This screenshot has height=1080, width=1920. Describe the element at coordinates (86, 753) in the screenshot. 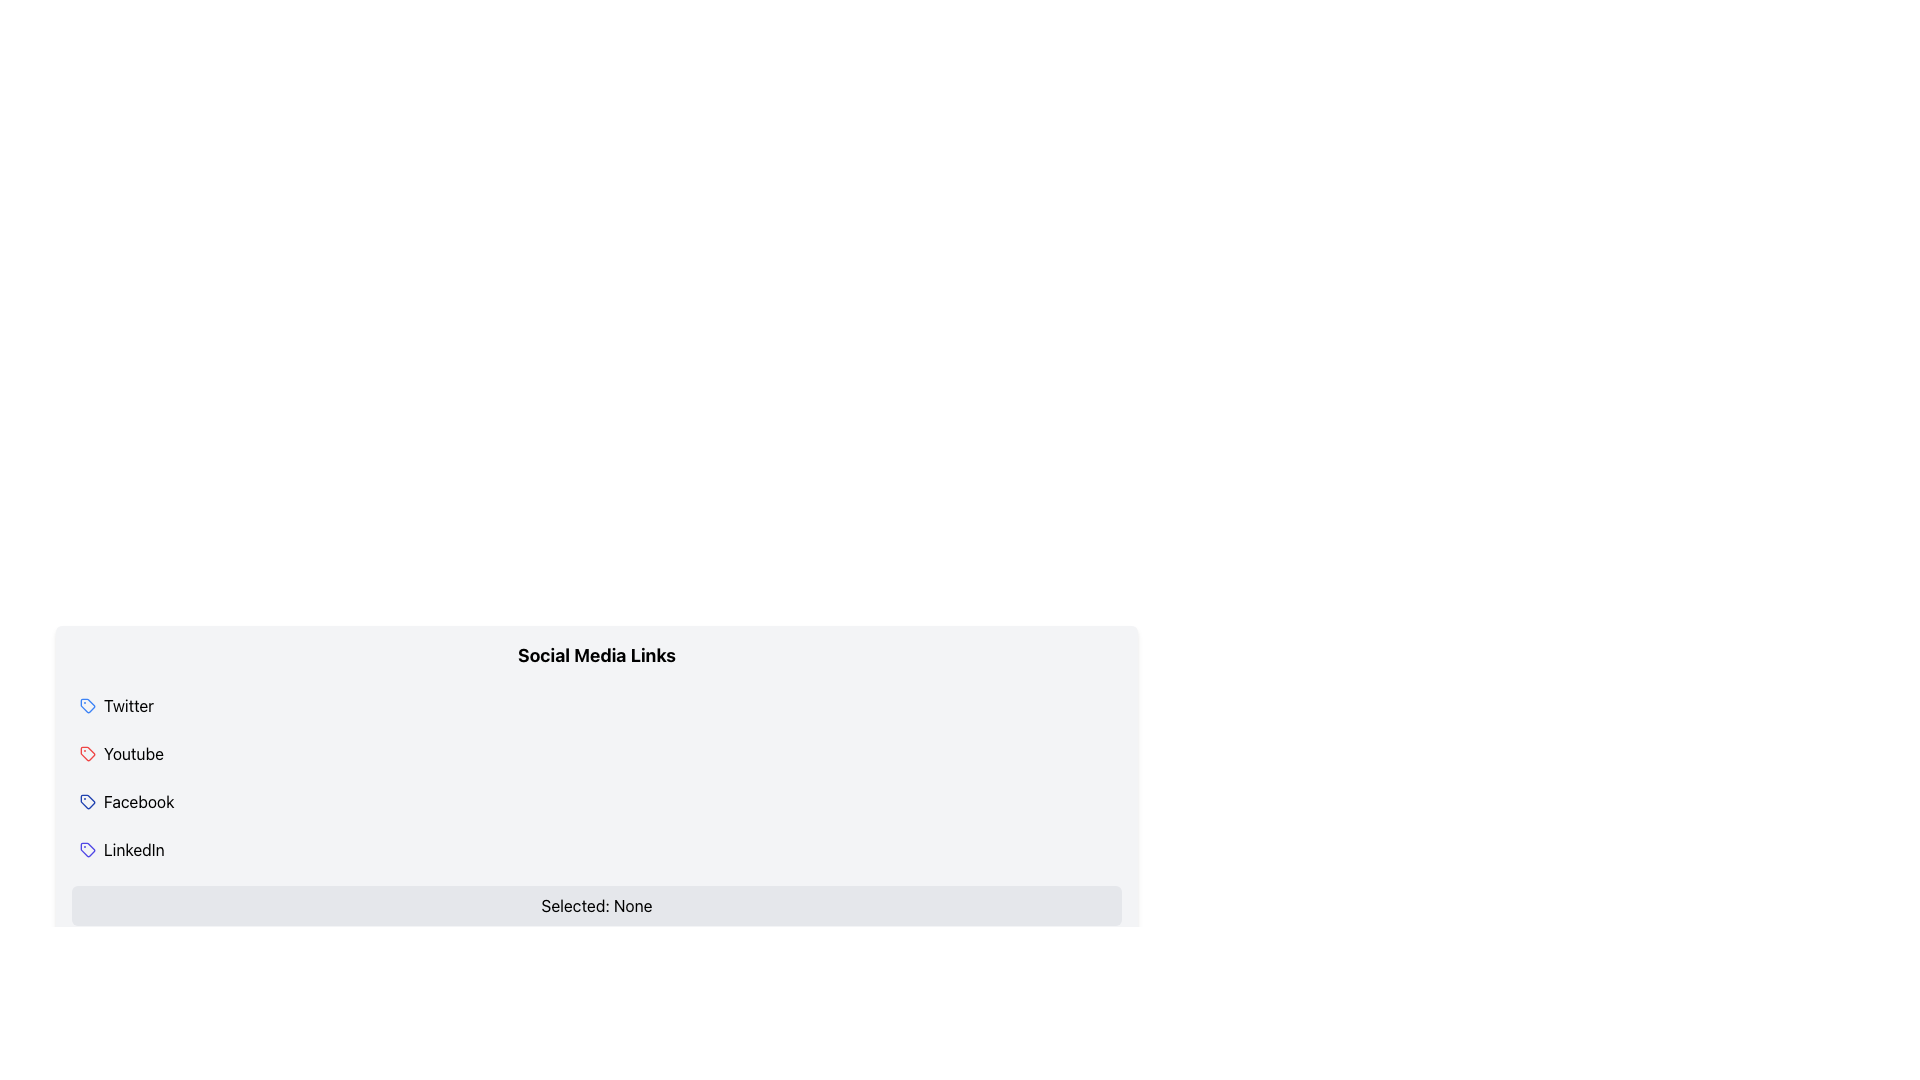

I see `the small red tag-like icon located to the left of the 'Youtube' text in the second list item of social media links` at that location.